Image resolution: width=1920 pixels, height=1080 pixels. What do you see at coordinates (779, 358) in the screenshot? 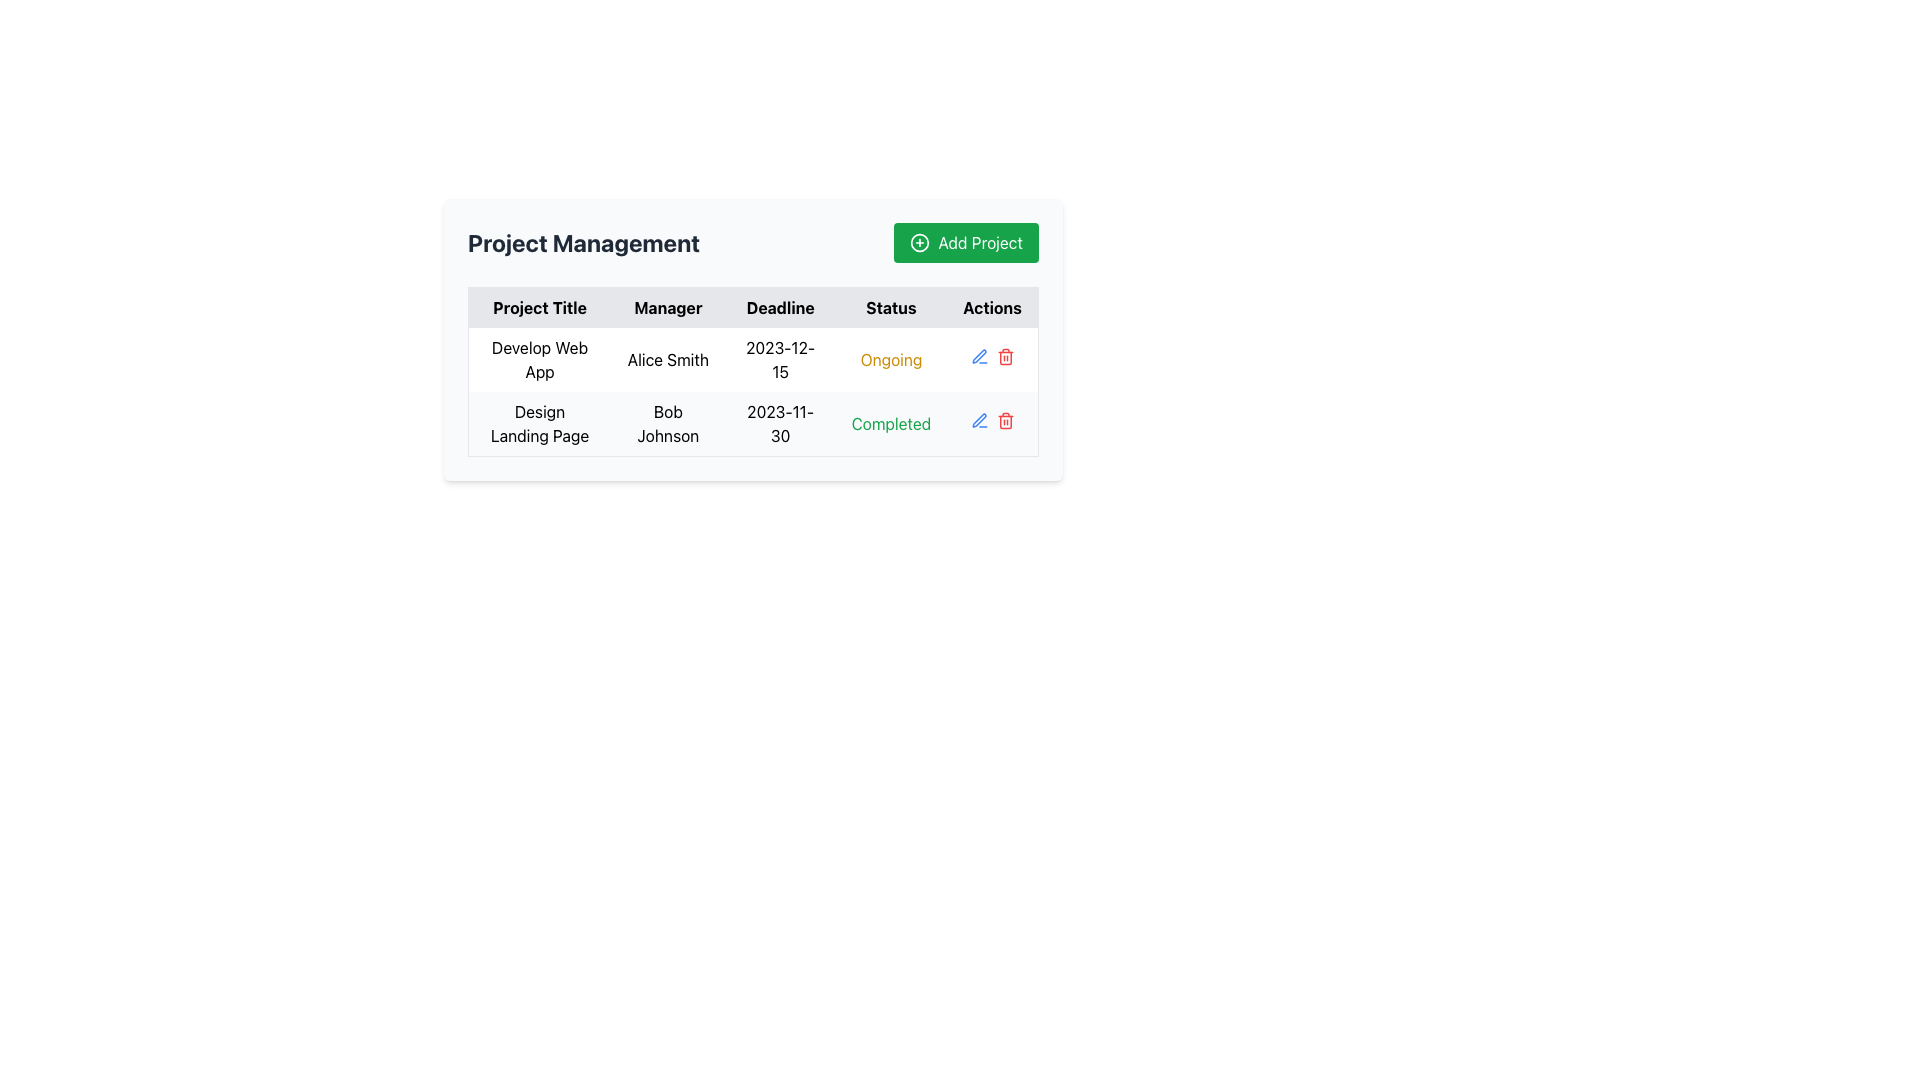
I see `the static text displaying the date '2023-12-15' in the 'Deadline' column of the project's management table` at bounding box center [779, 358].